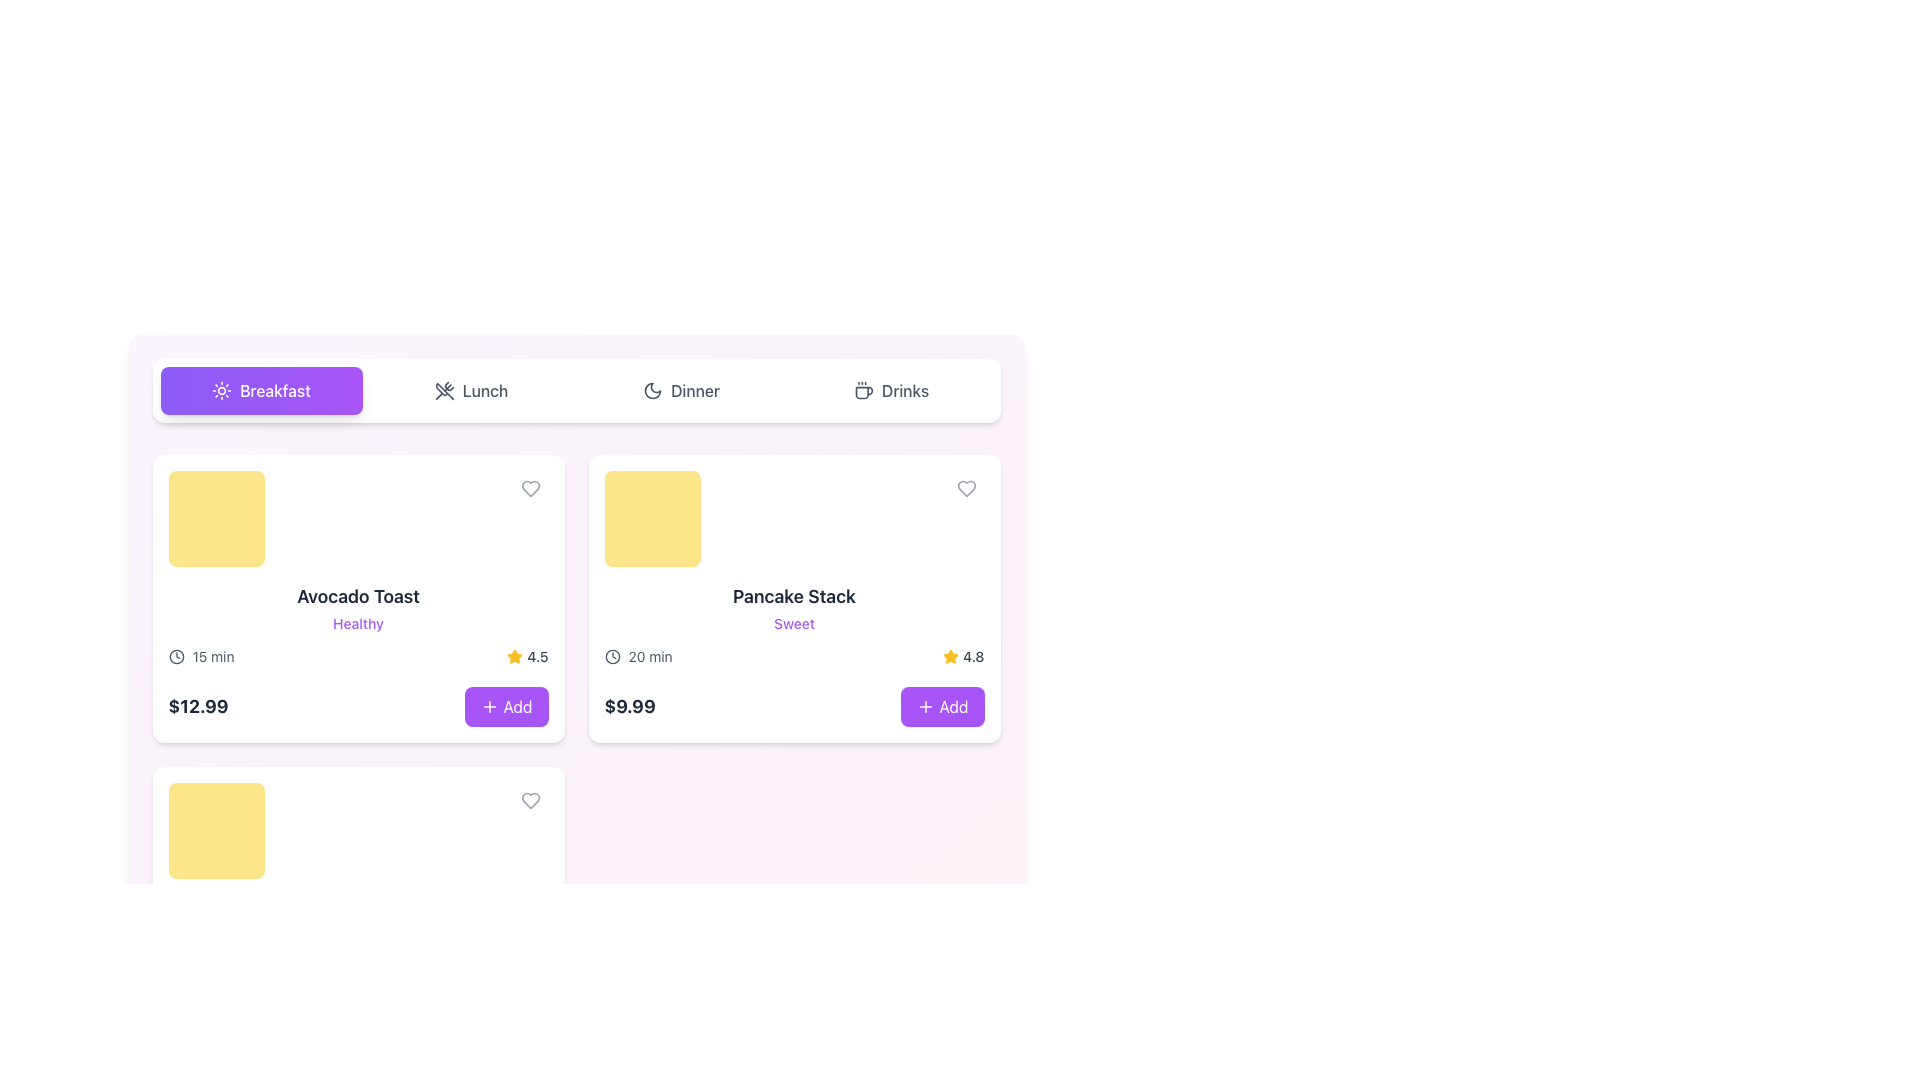 The height and width of the screenshot is (1080, 1920). Describe the element at coordinates (793, 622) in the screenshot. I see `text label providing additional information about the 'Pancake Stack' item, located underneath the title text in the card` at that location.